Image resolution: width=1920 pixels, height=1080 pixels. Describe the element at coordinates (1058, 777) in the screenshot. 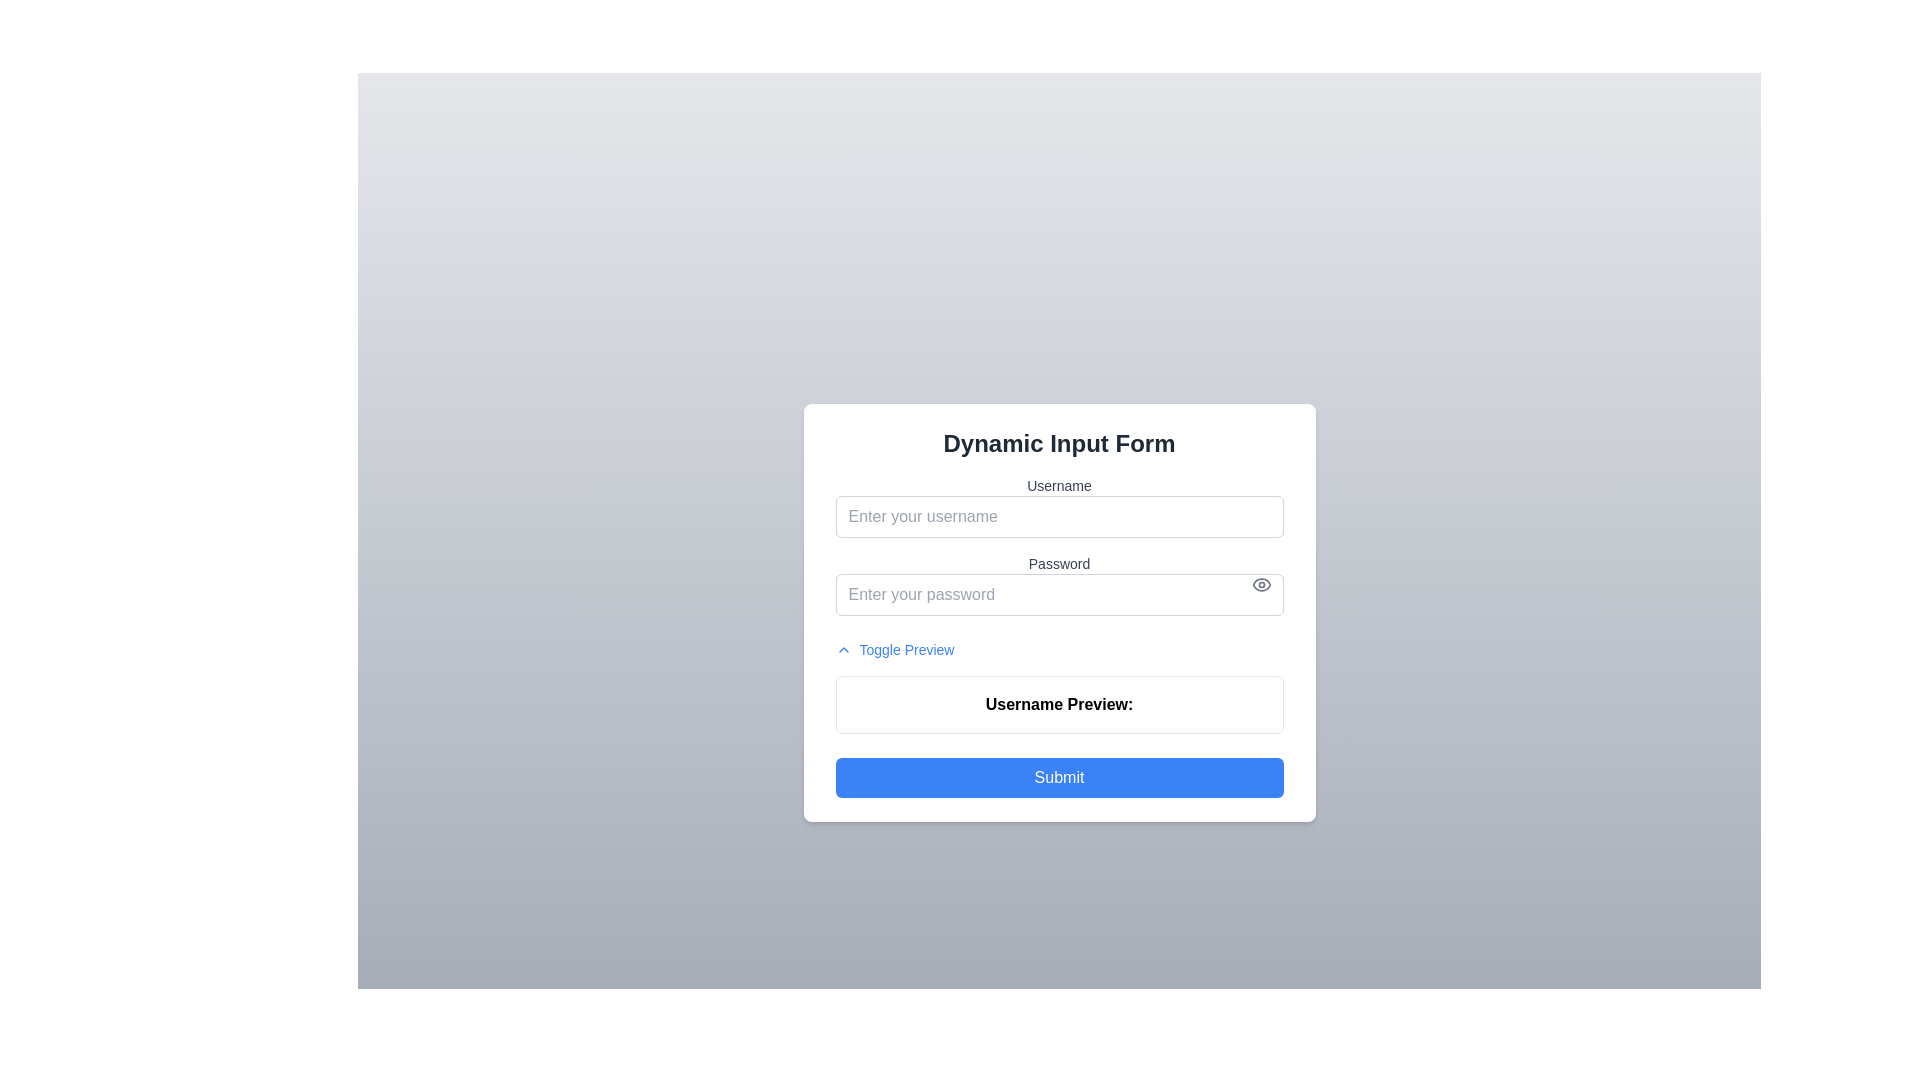

I see `the form submission button located at the bottom of the form interface` at that location.